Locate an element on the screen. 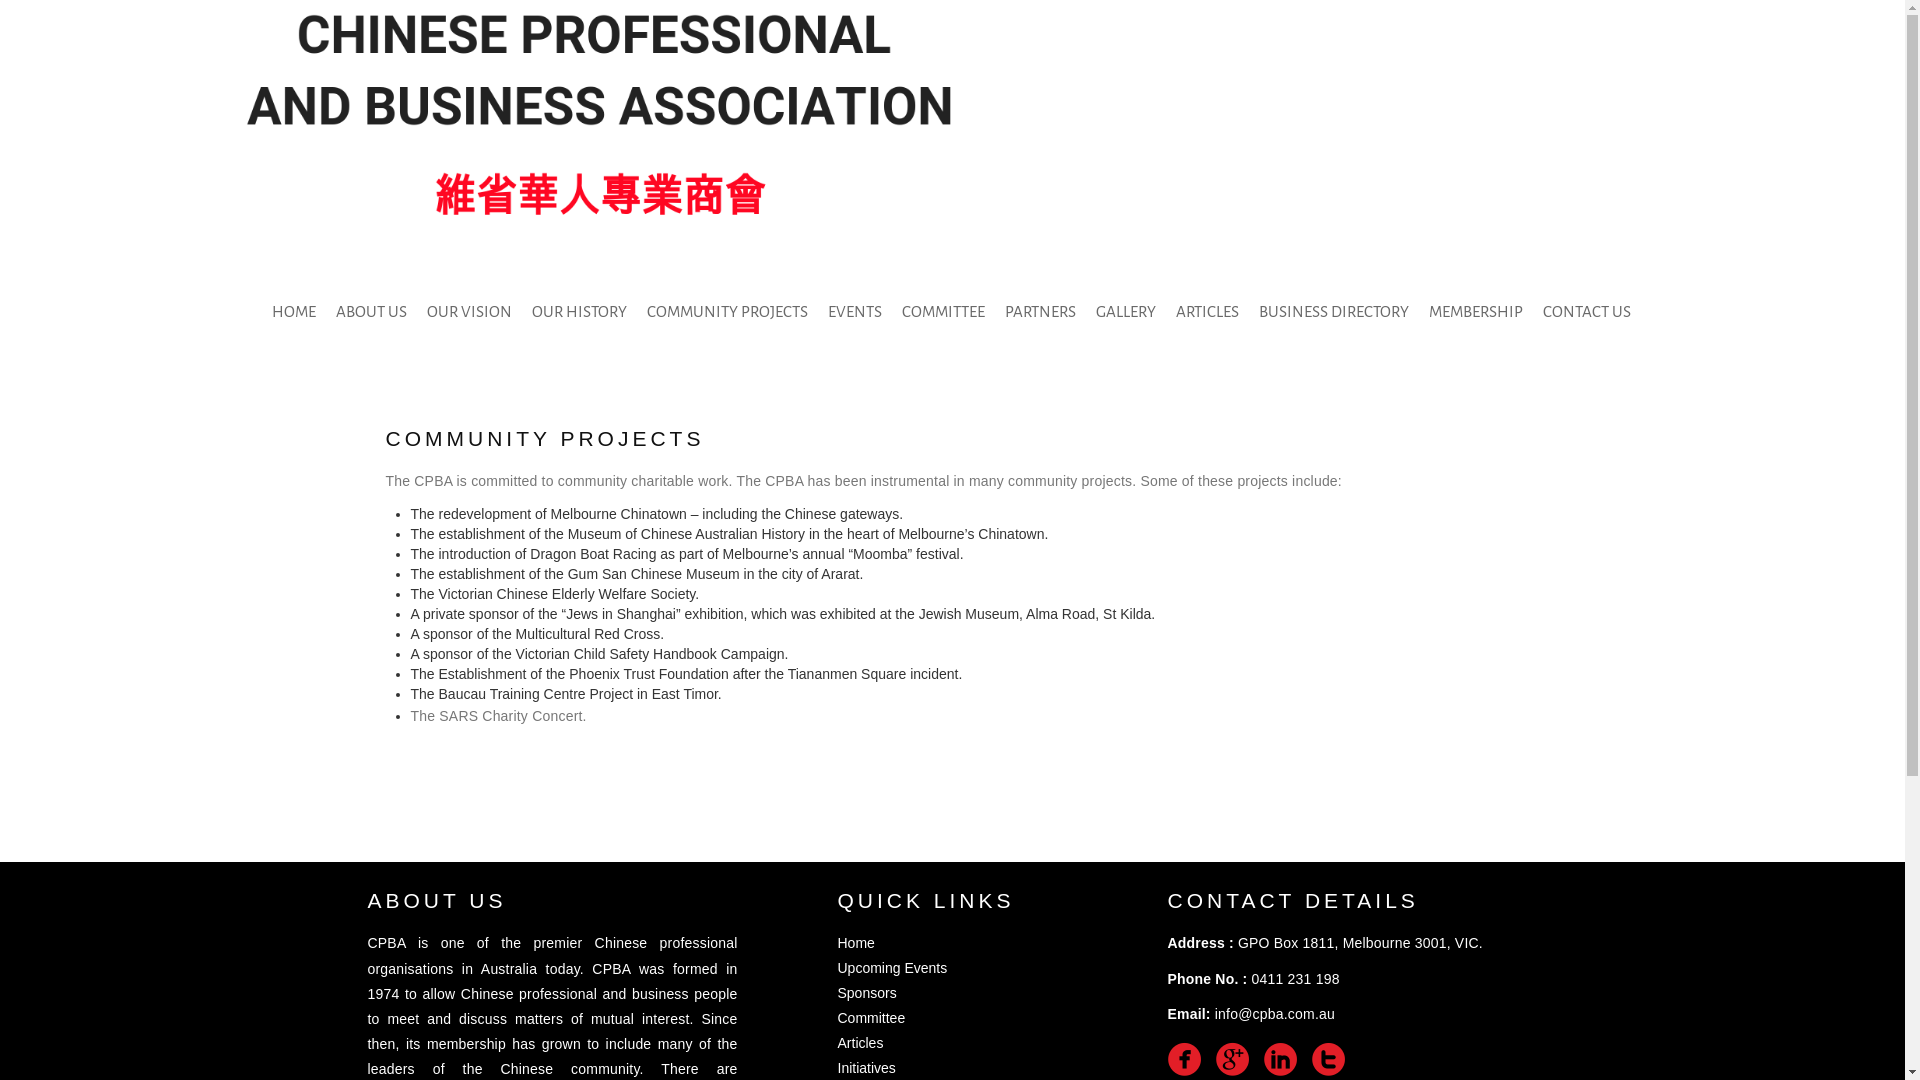 The height and width of the screenshot is (1080, 1920). 'COMMUNITY PROJECTS' is located at coordinates (726, 312).